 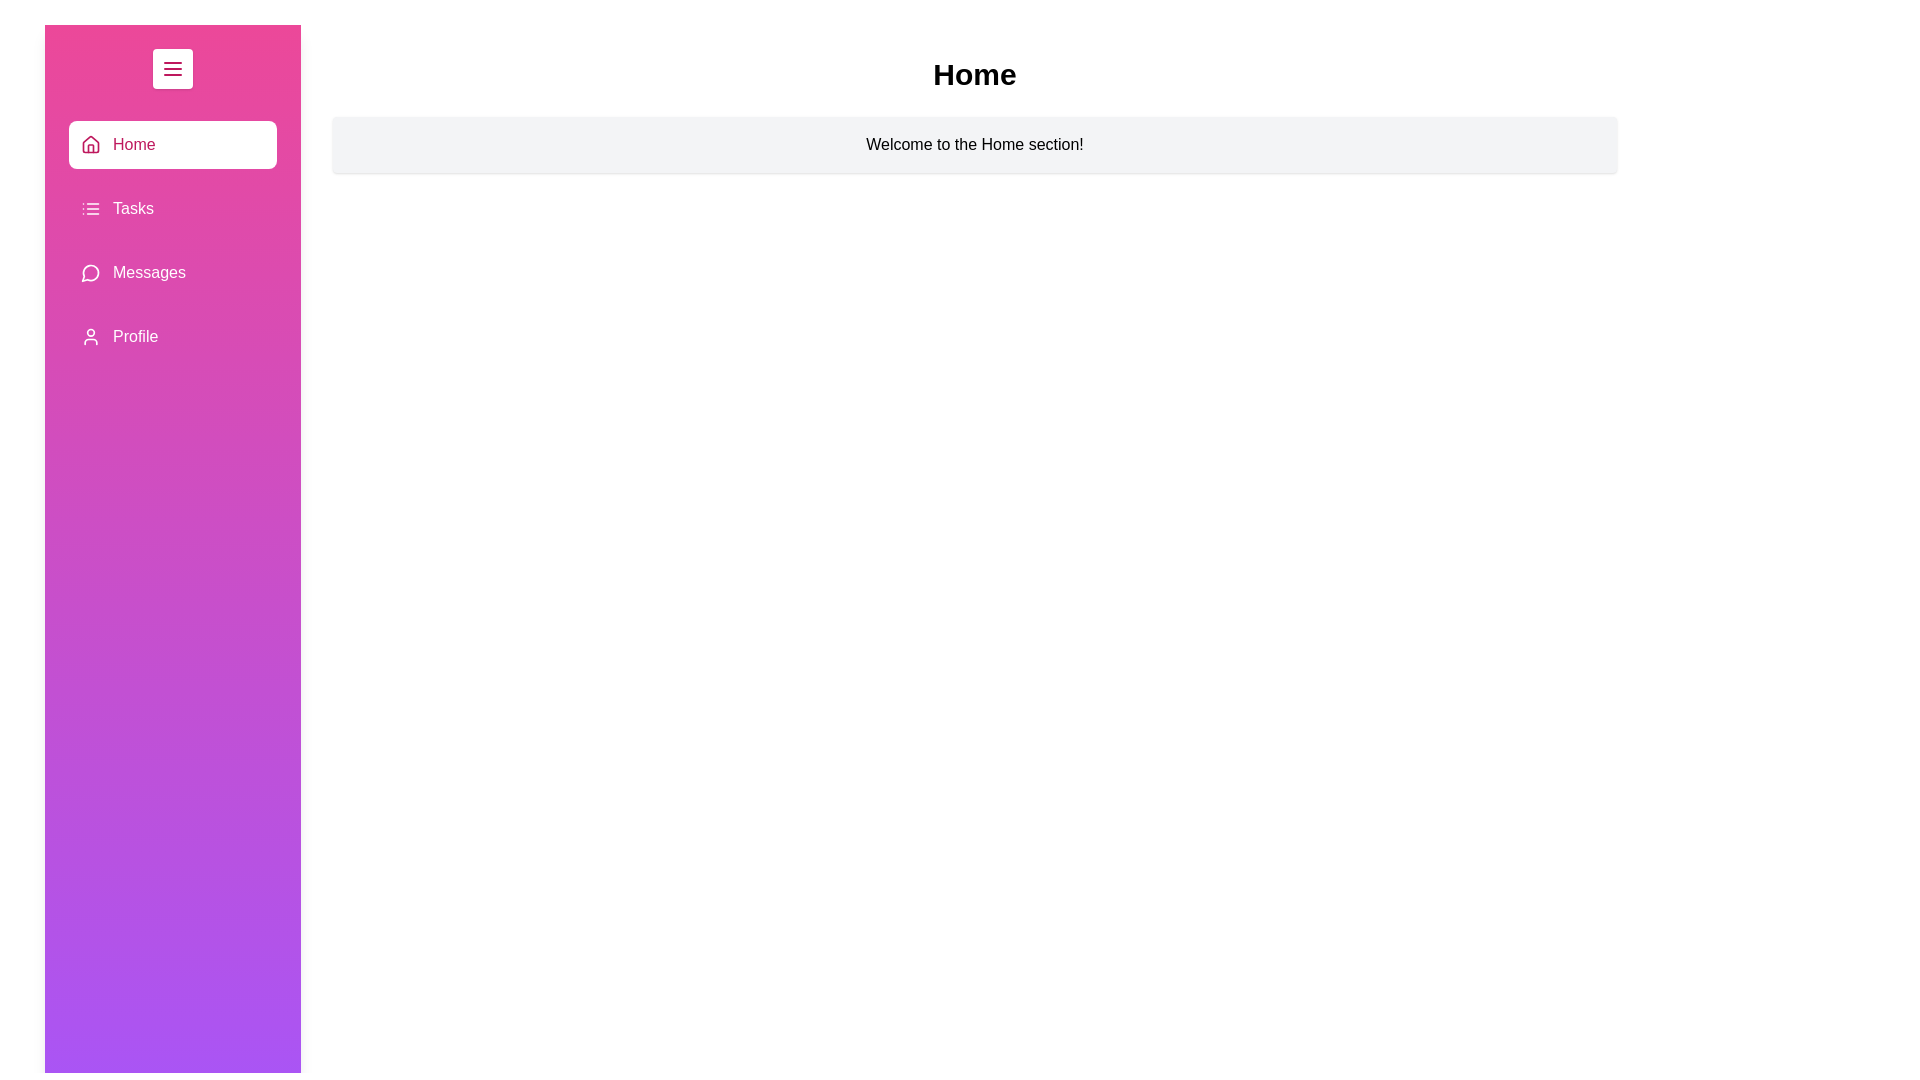 What do you see at coordinates (172, 68) in the screenshot?
I see `the toggle button to toggle the drawer open or closed` at bounding box center [172, 68].